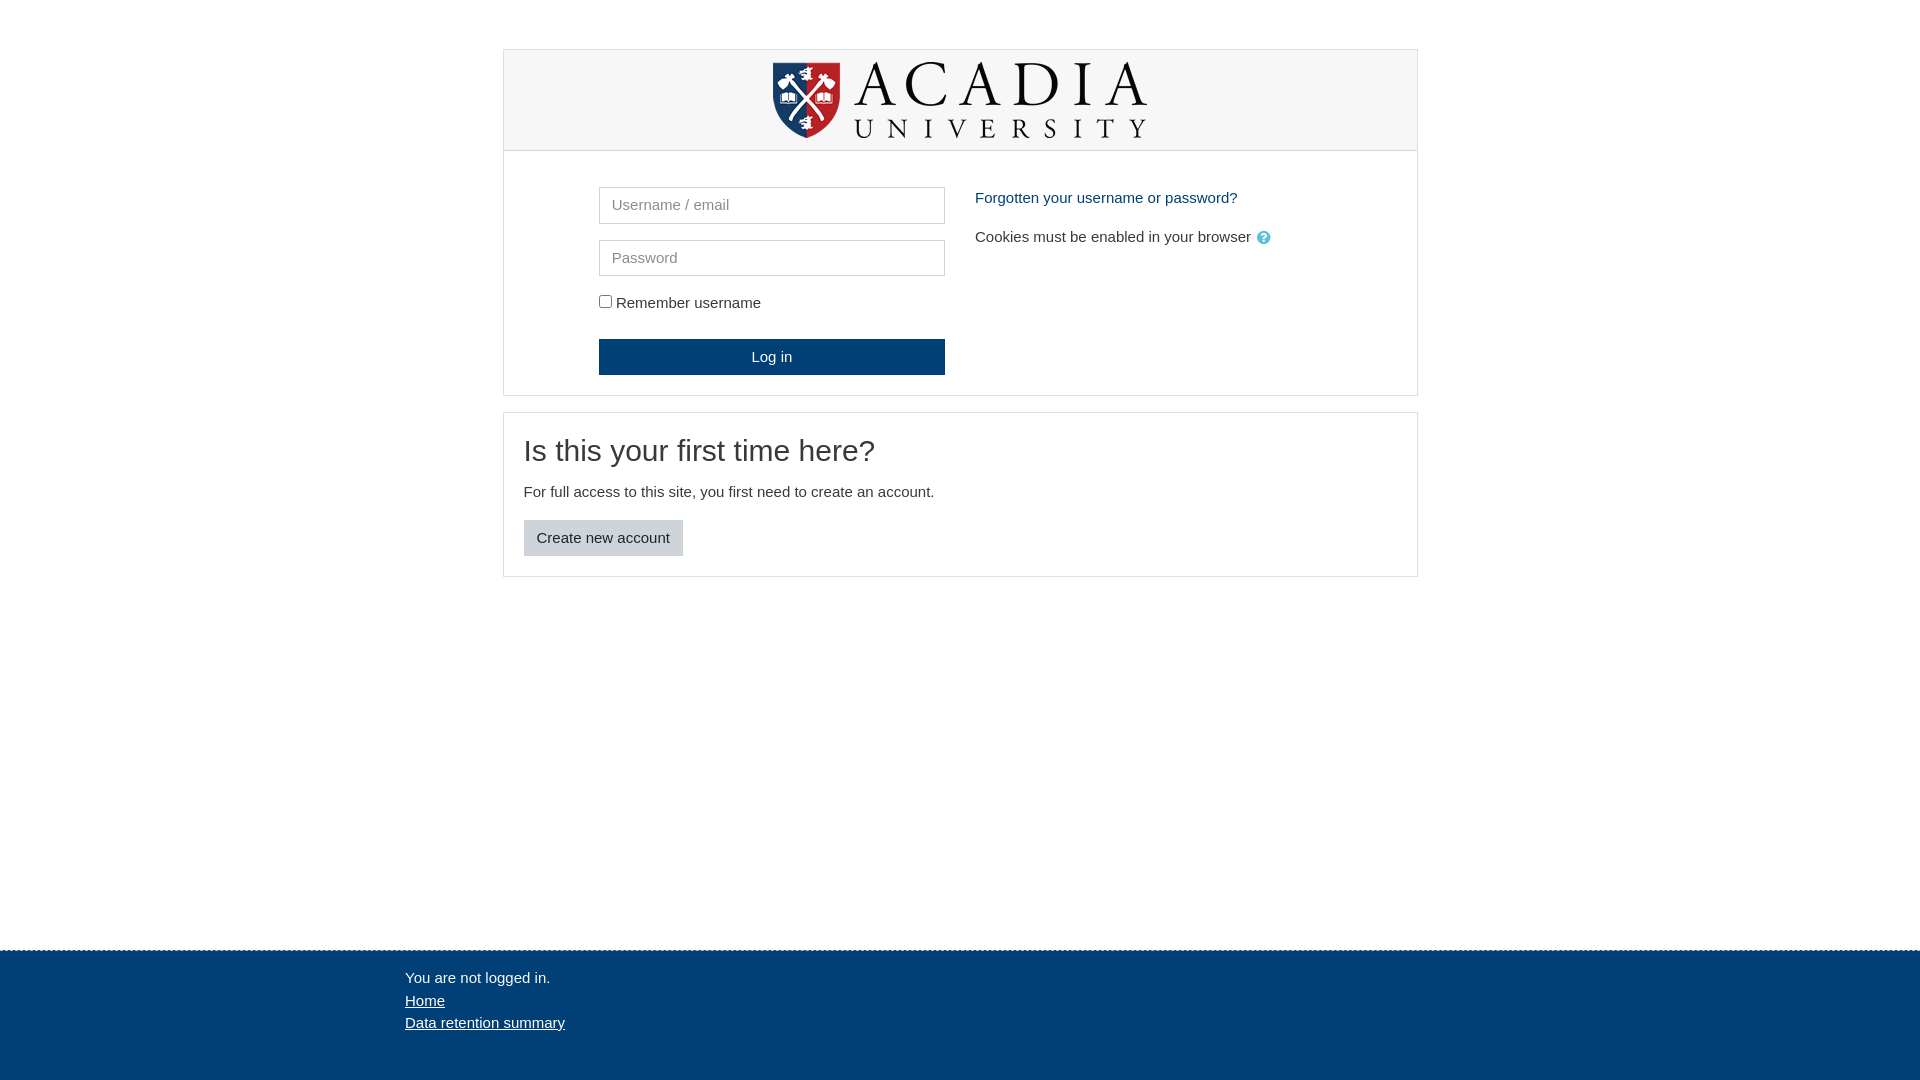  I want to click on 'Create new account', so click(602, 537).